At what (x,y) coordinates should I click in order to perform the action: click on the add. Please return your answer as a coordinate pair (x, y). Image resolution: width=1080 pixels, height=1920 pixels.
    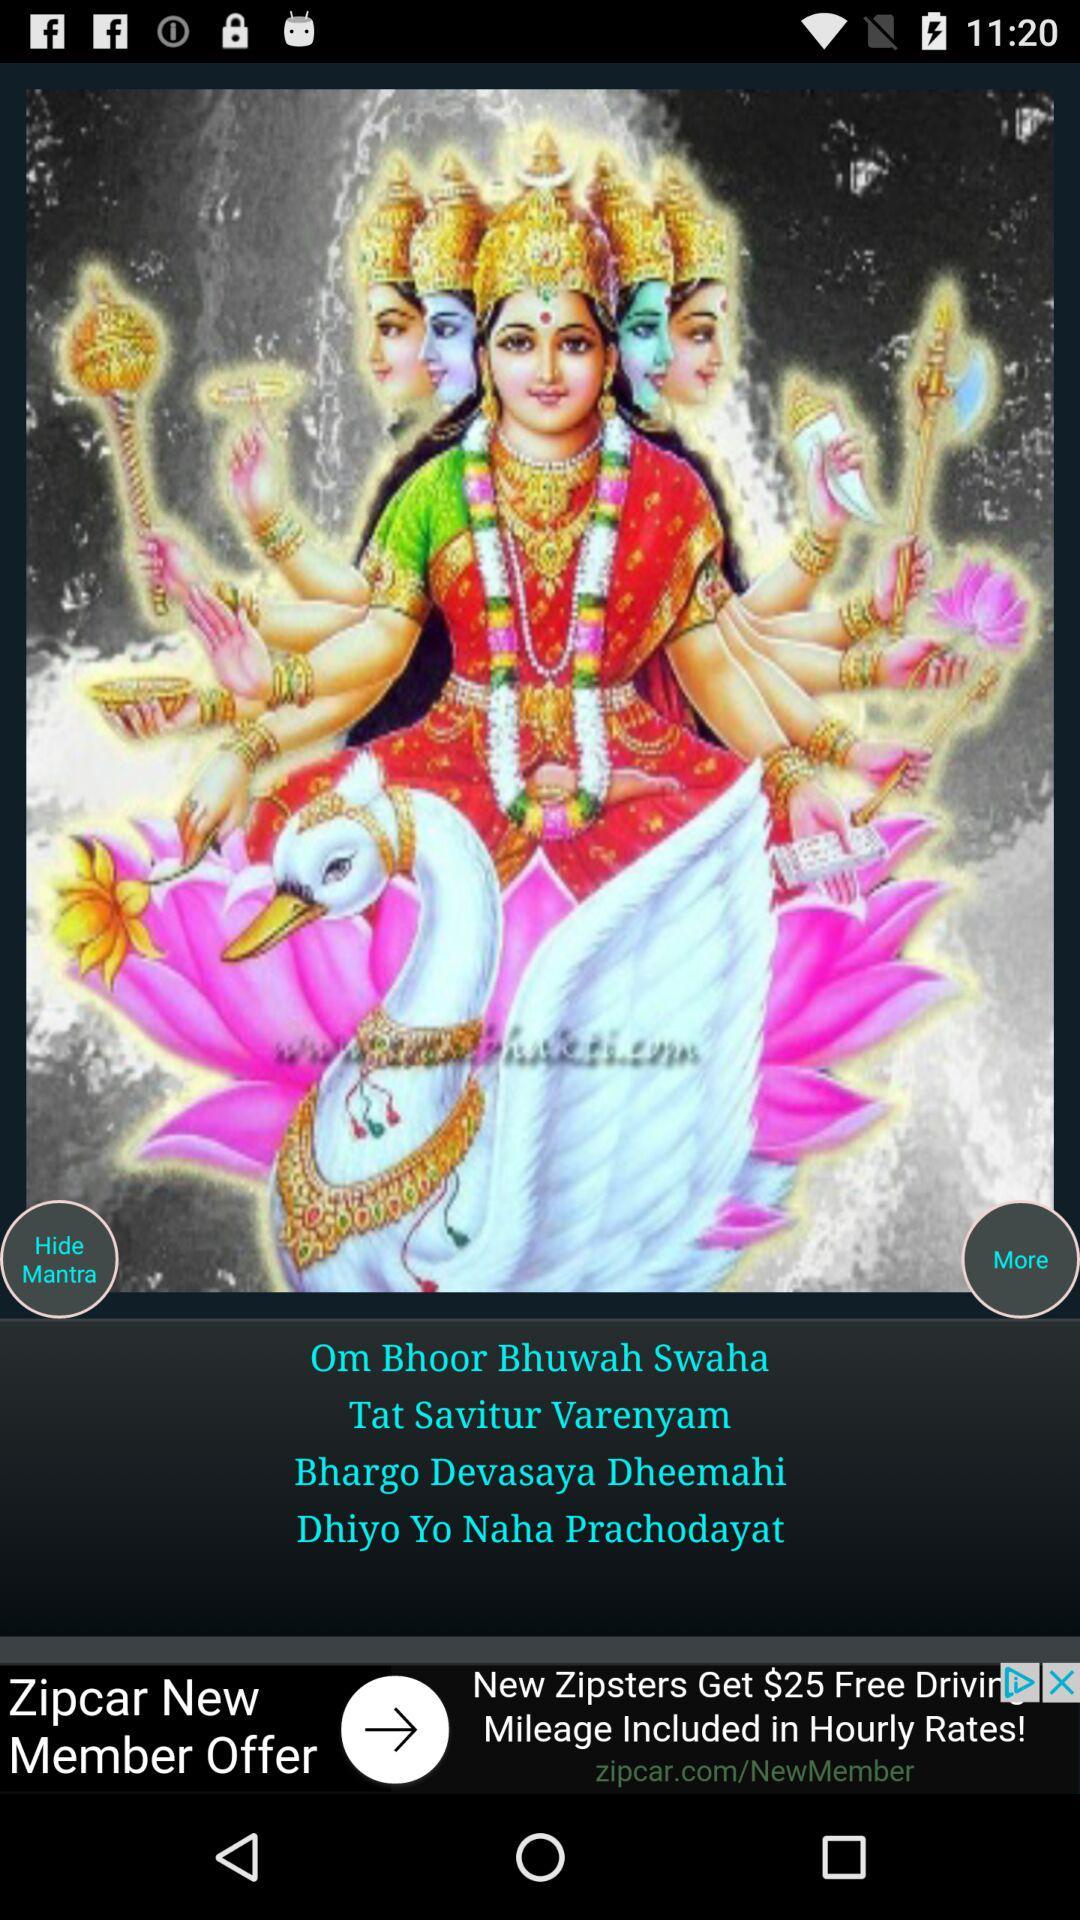
    Looking at the image, I should click on (540, 1727).